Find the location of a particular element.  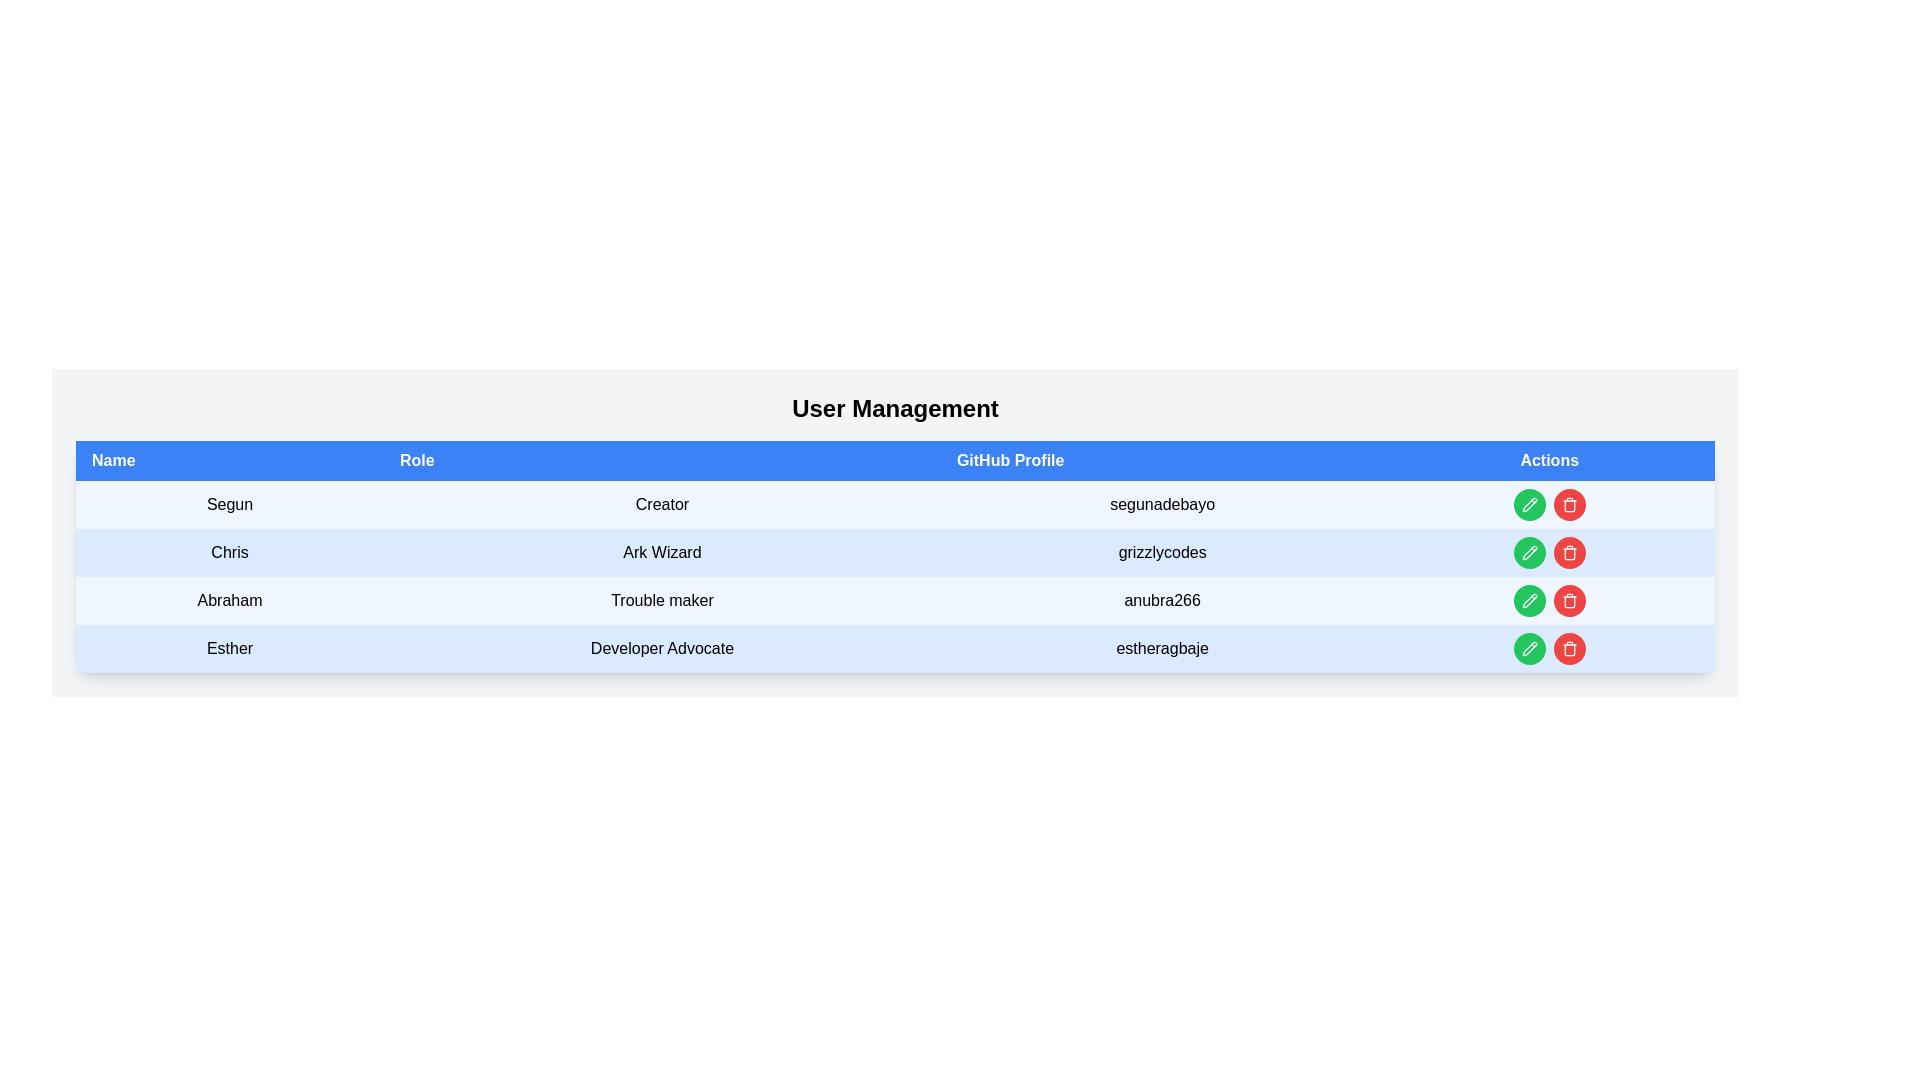

the text display that shows the GitHub username located in the third row of the table under the 'GitHub Profile' column is located at coordinates (1162, 600).